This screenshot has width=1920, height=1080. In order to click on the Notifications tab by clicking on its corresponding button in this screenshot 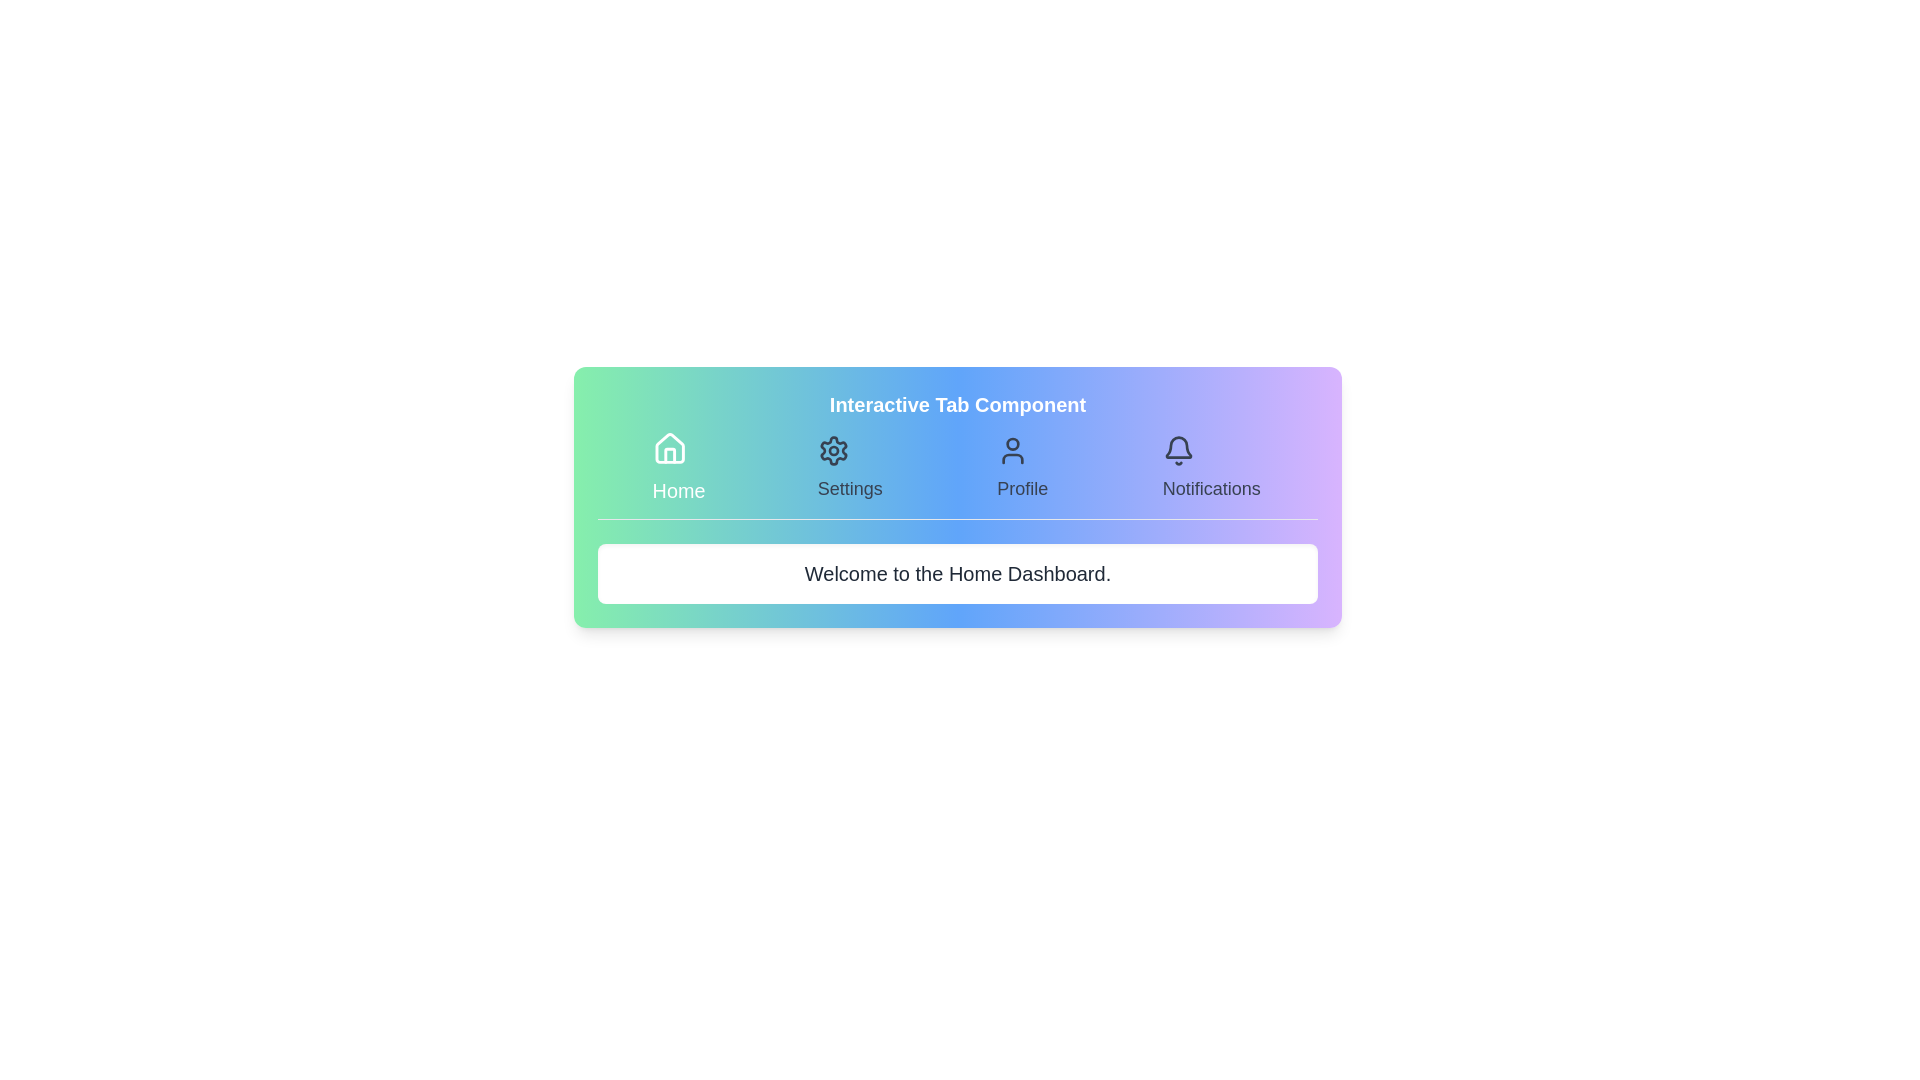, I will do `click(1210, 469)`.